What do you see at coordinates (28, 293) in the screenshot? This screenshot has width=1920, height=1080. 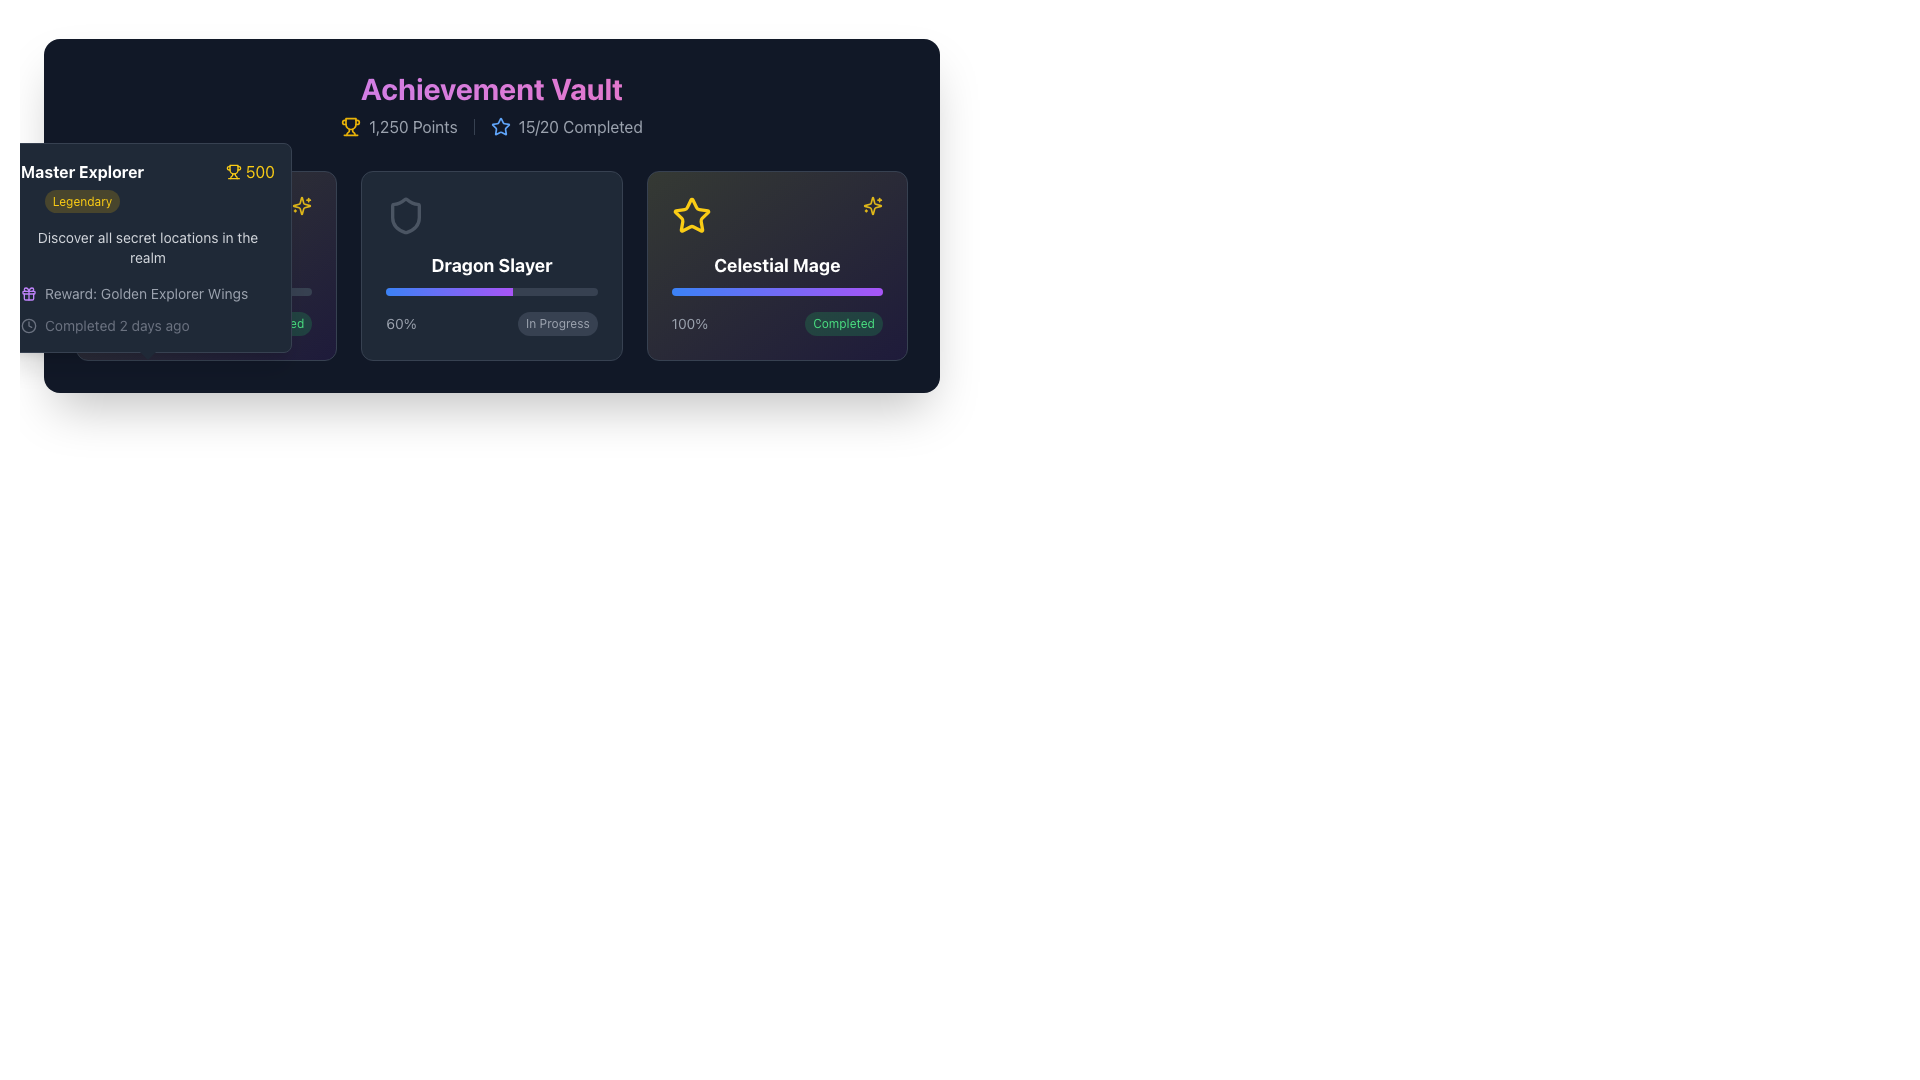 I see `the gift box icon with a purple outline, located to the left of the text 'Reward: Golden Explorer Wings' in the 'Master Explorer' section` at bounding box center [28, 293].